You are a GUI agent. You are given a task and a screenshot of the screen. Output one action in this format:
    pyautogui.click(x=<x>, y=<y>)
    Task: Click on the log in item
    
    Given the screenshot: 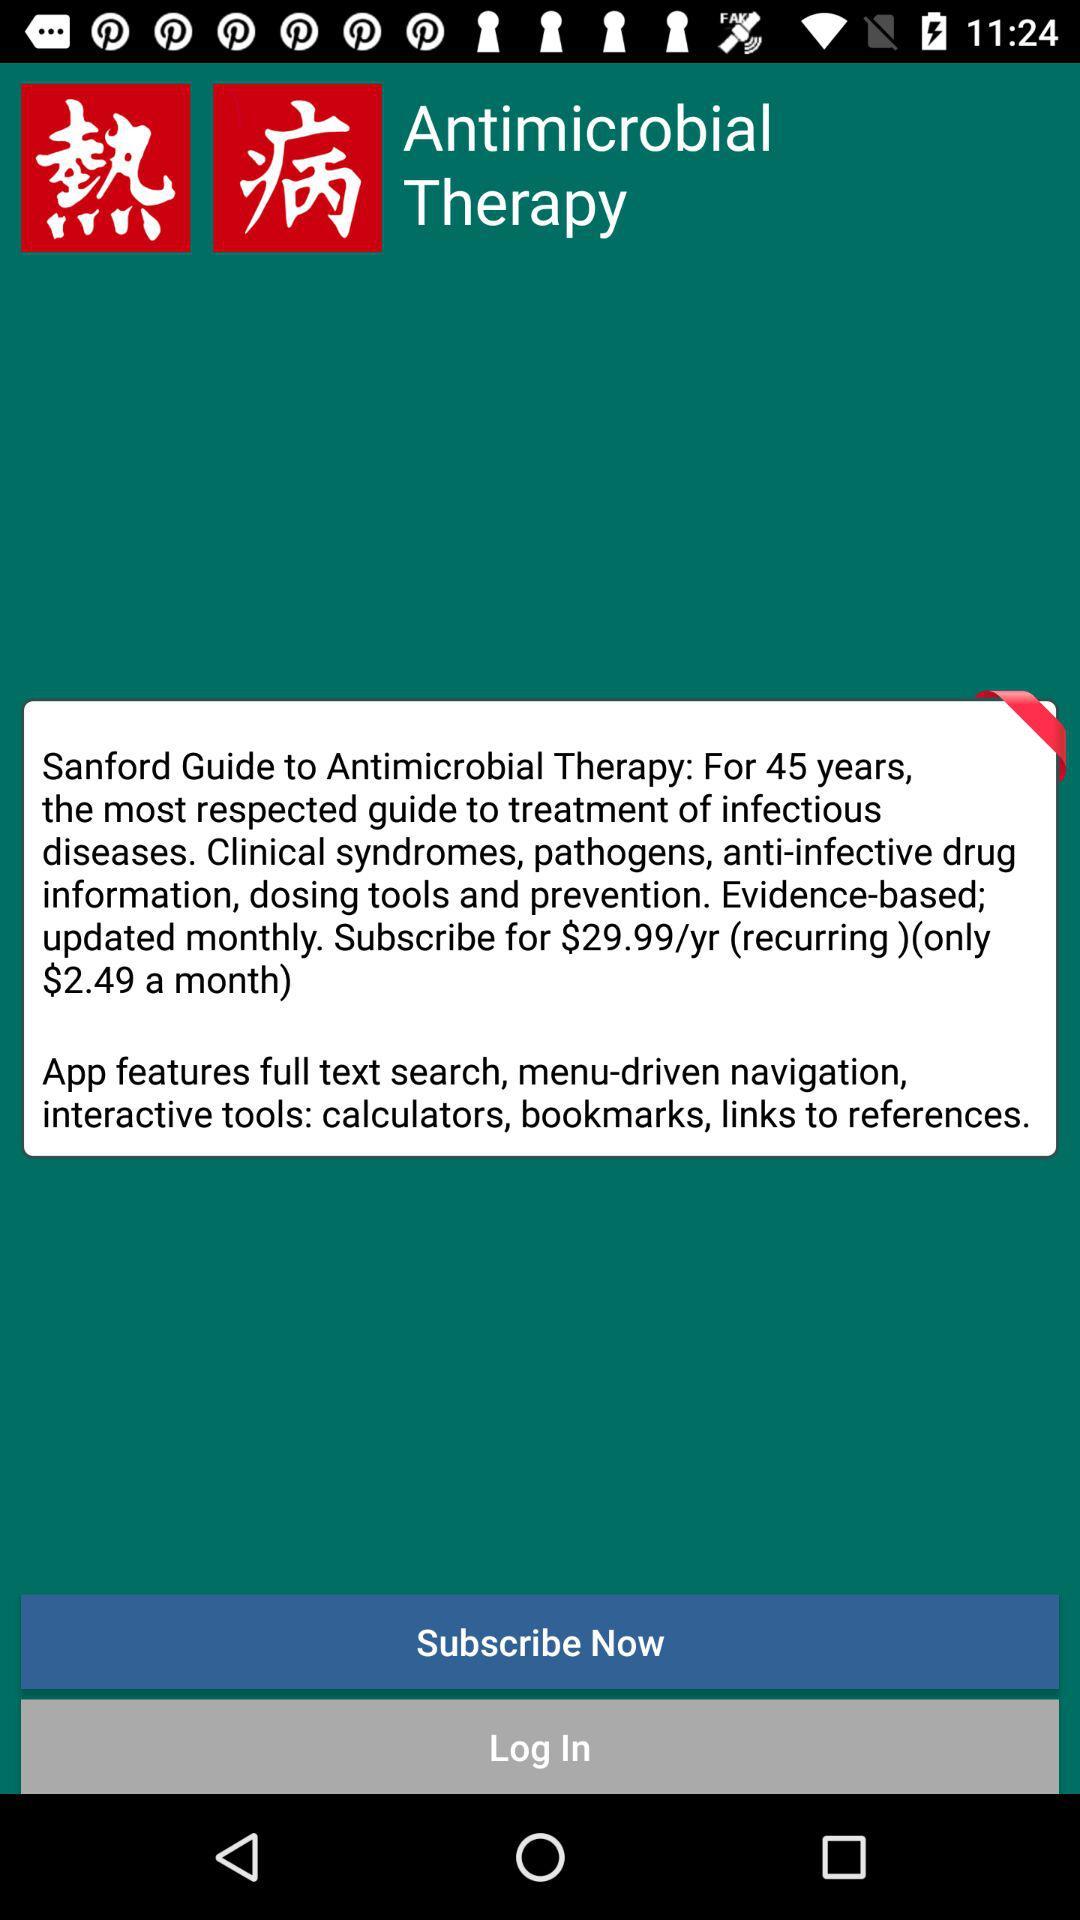 What is the action you would take?
    pyautogui.click(x=540, y=1745)
    